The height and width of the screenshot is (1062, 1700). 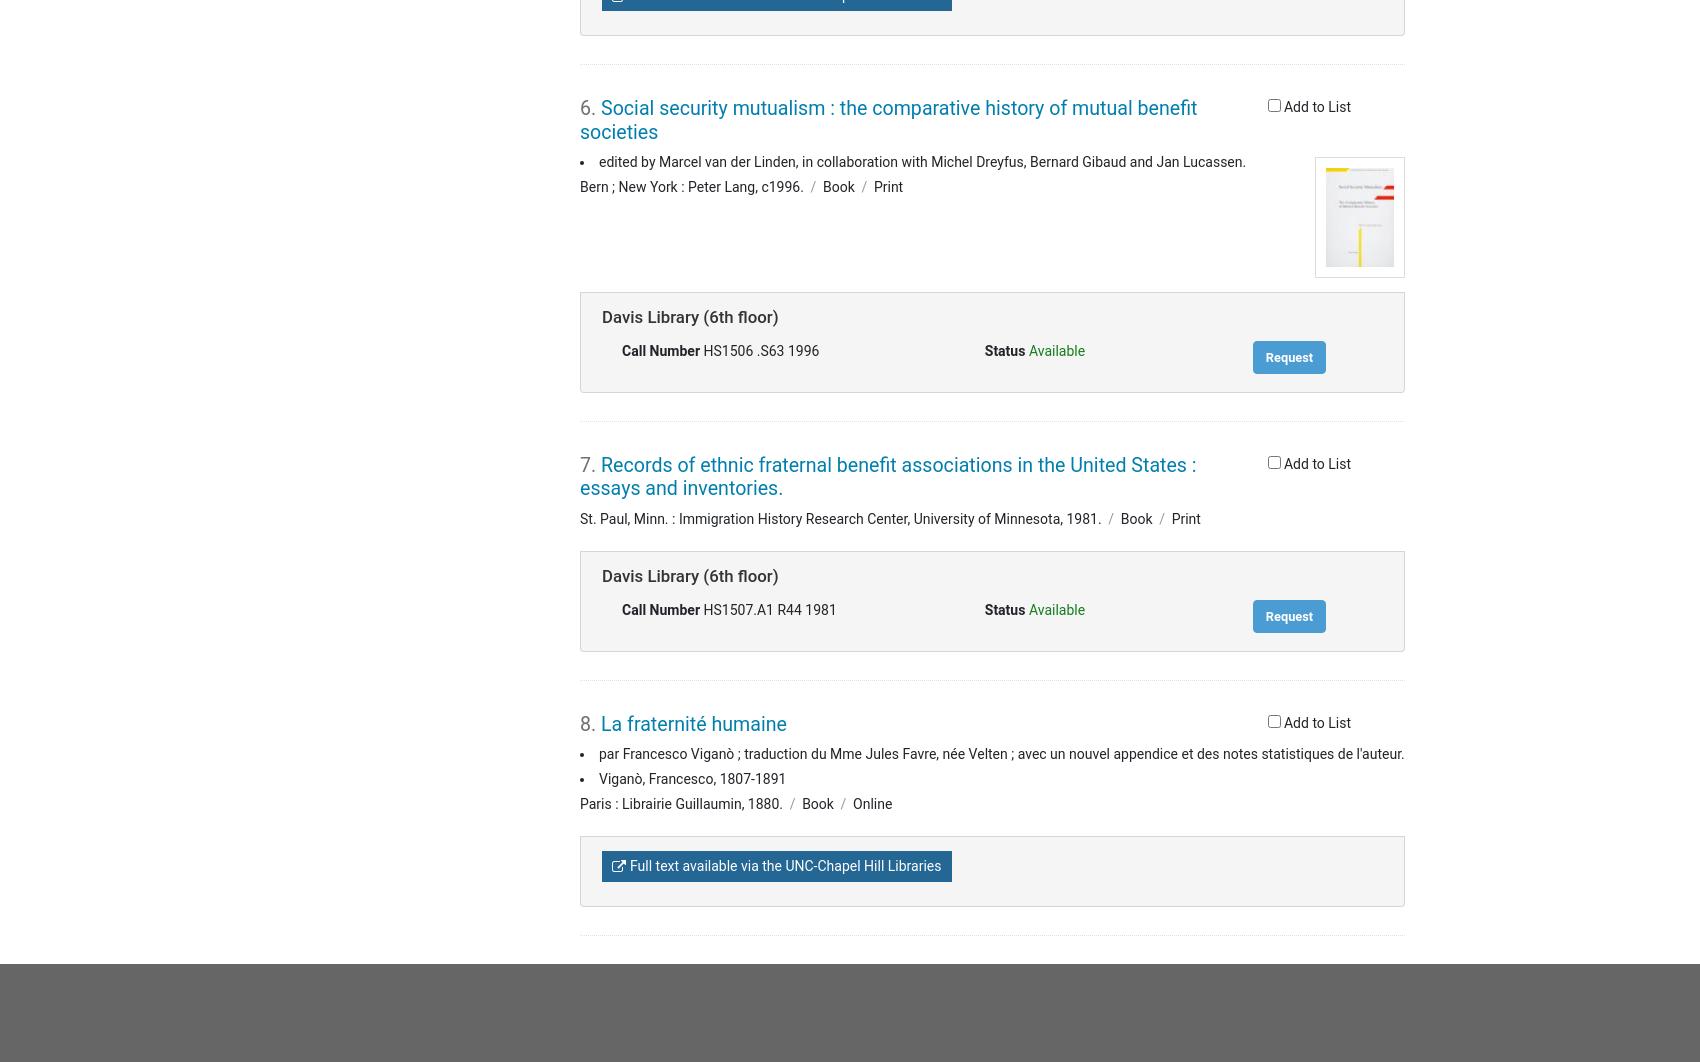 I want to click on 'Paris : Librairie Guillaumin, 1880.', so click(x=579, y=803).